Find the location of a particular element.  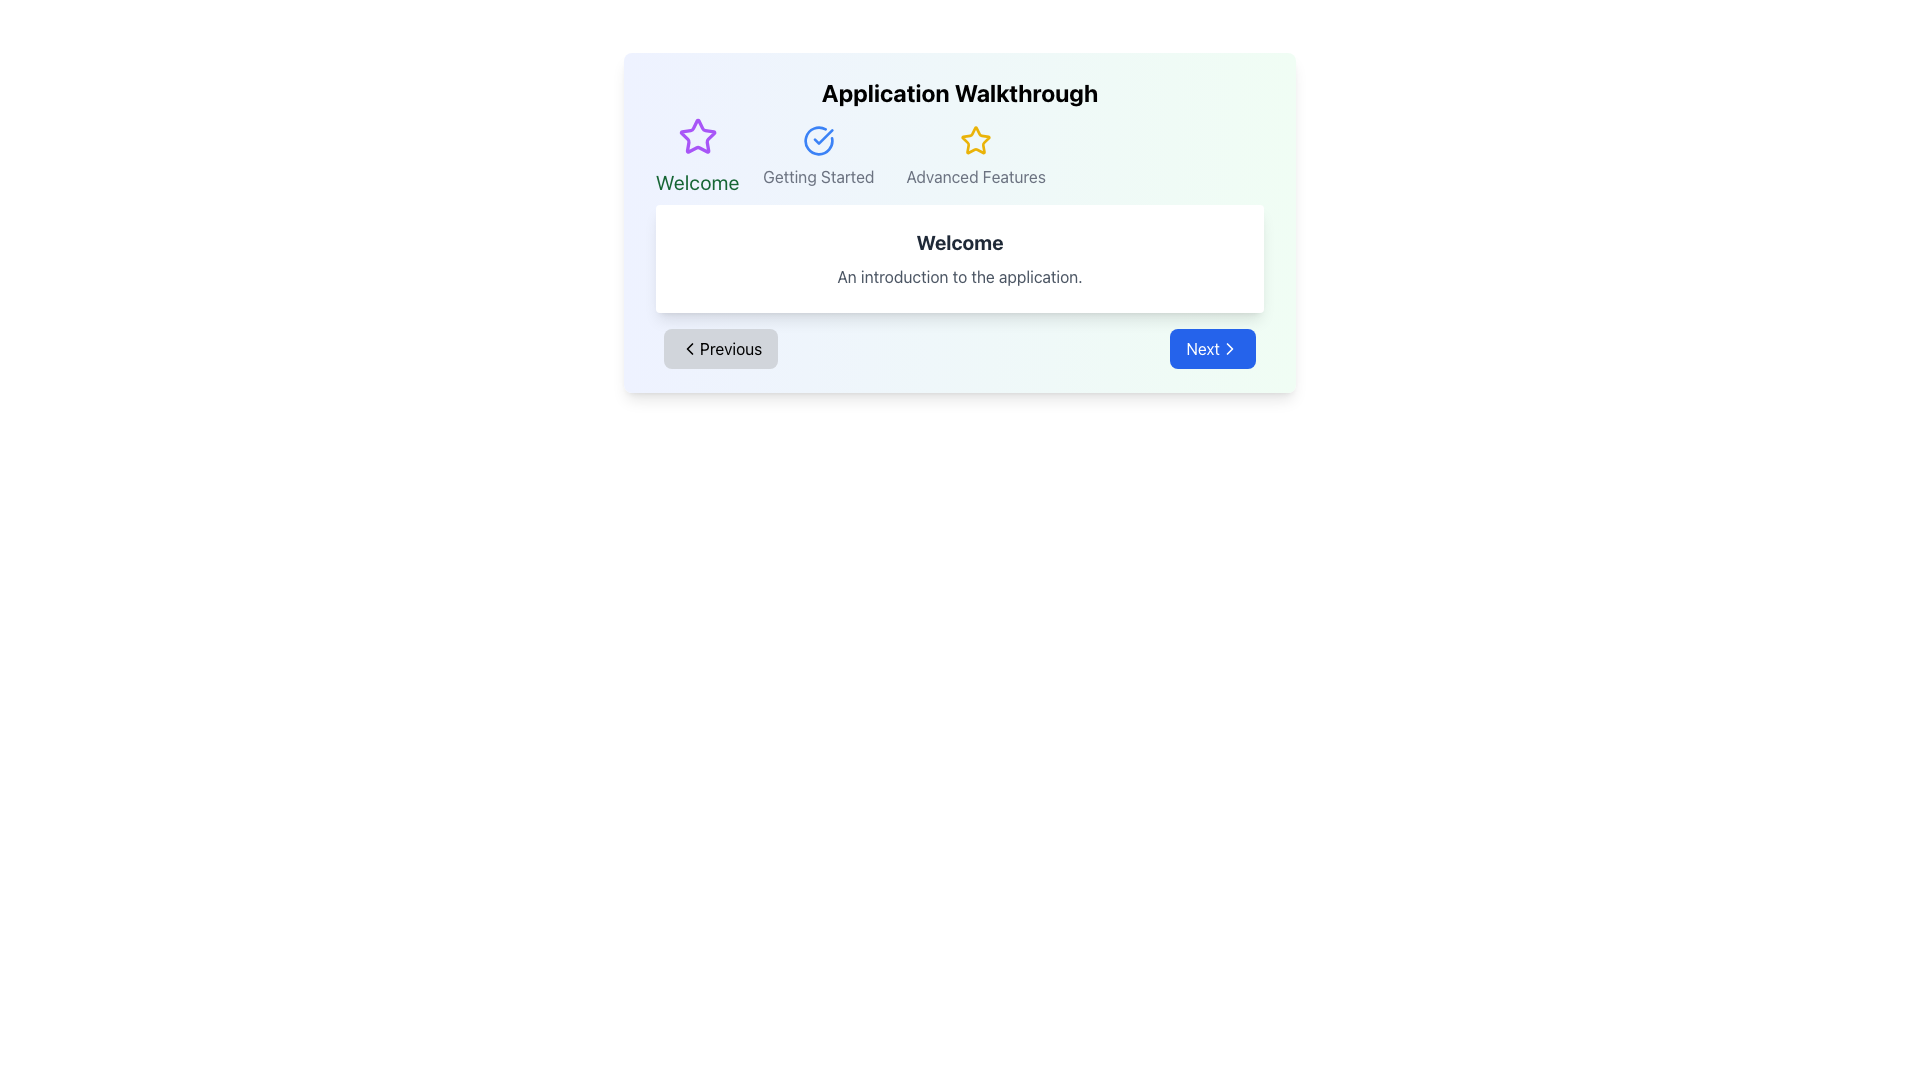

the decorative yellow outlined star icon, which is the first icon in a horizontal navigation bar above the text 'Welcome' is located at coordinates (976, 139).